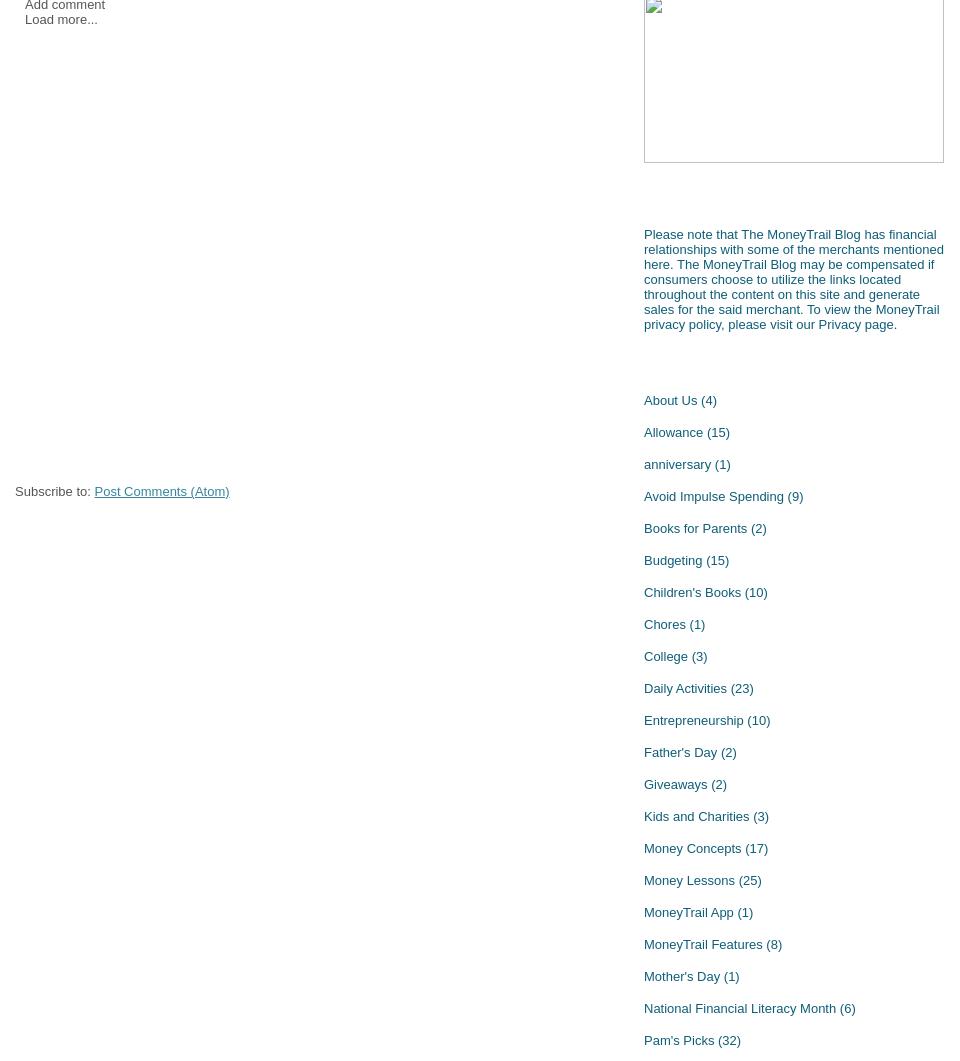  I want to click on 'MoneyTrail Features', so click(703, 942).